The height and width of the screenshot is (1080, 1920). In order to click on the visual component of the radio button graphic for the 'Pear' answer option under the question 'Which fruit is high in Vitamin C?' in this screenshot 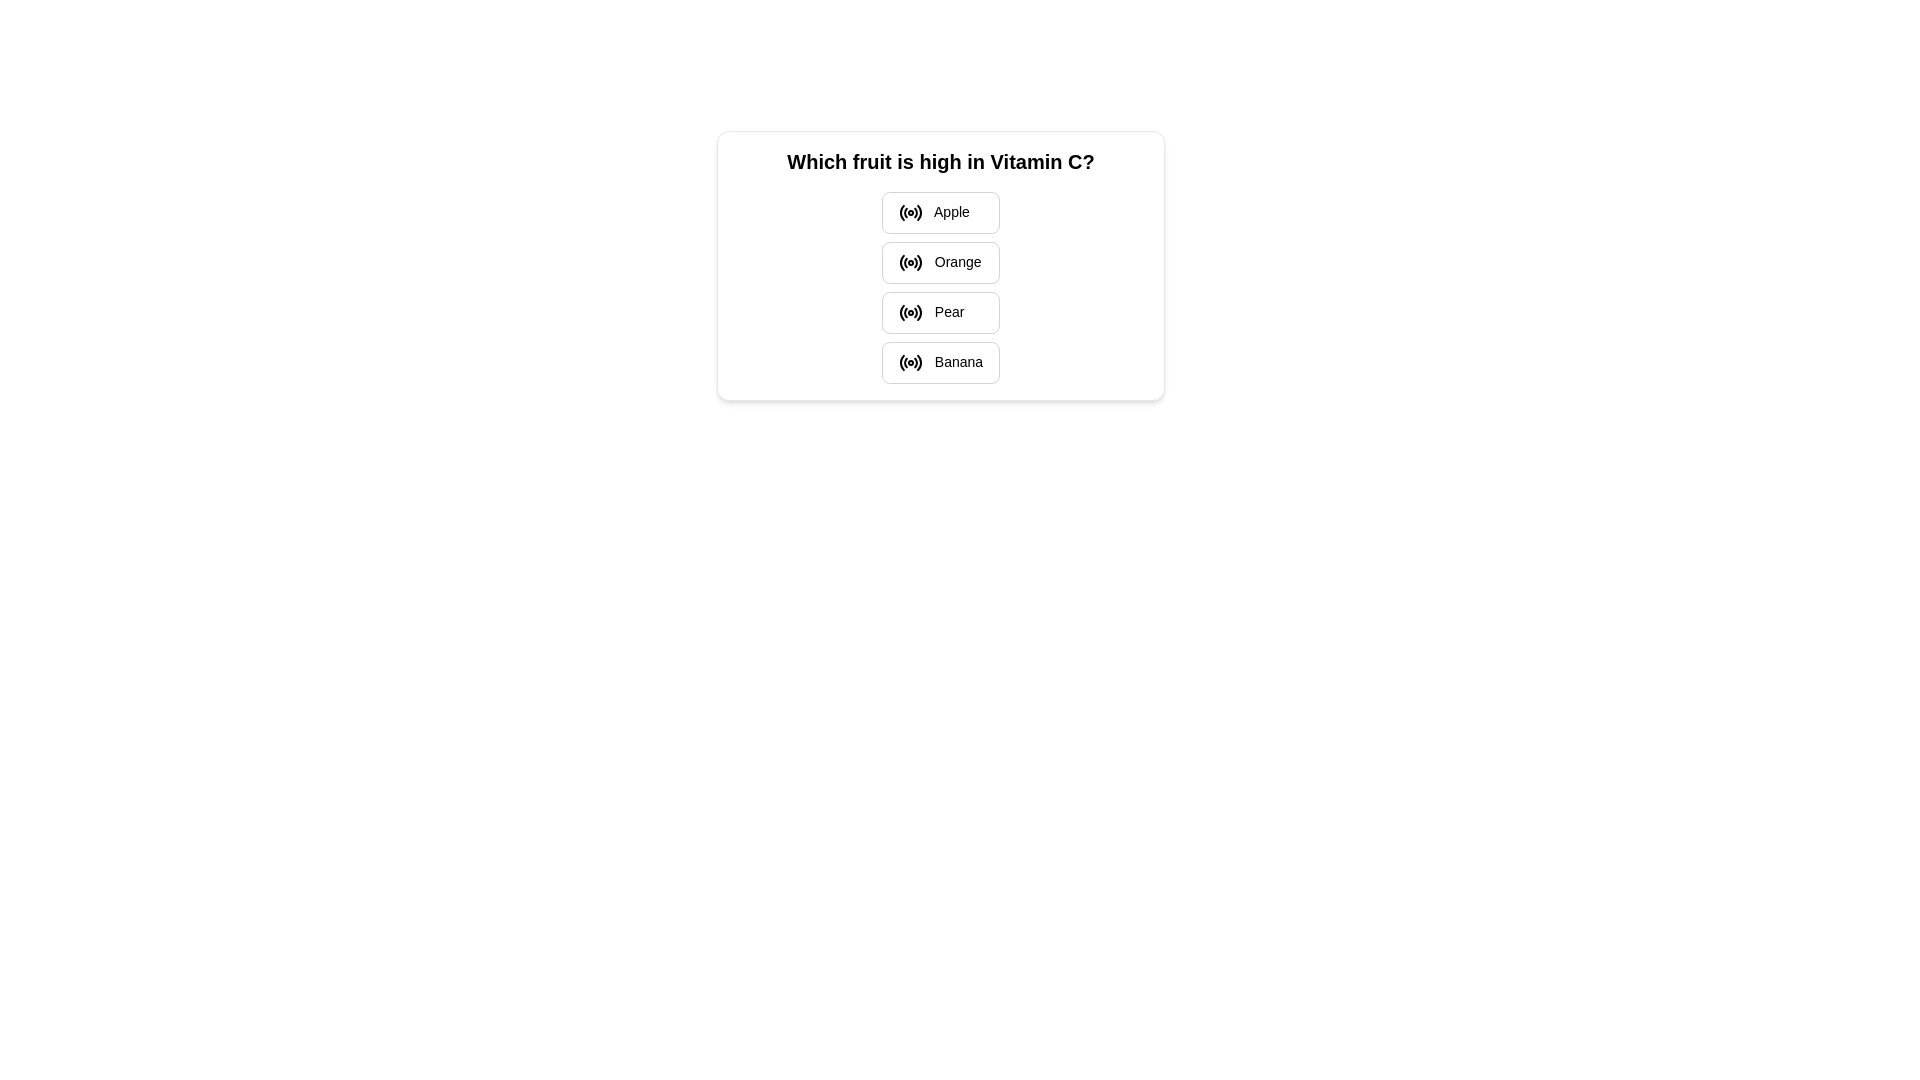, I will do `click(918, 312)`.